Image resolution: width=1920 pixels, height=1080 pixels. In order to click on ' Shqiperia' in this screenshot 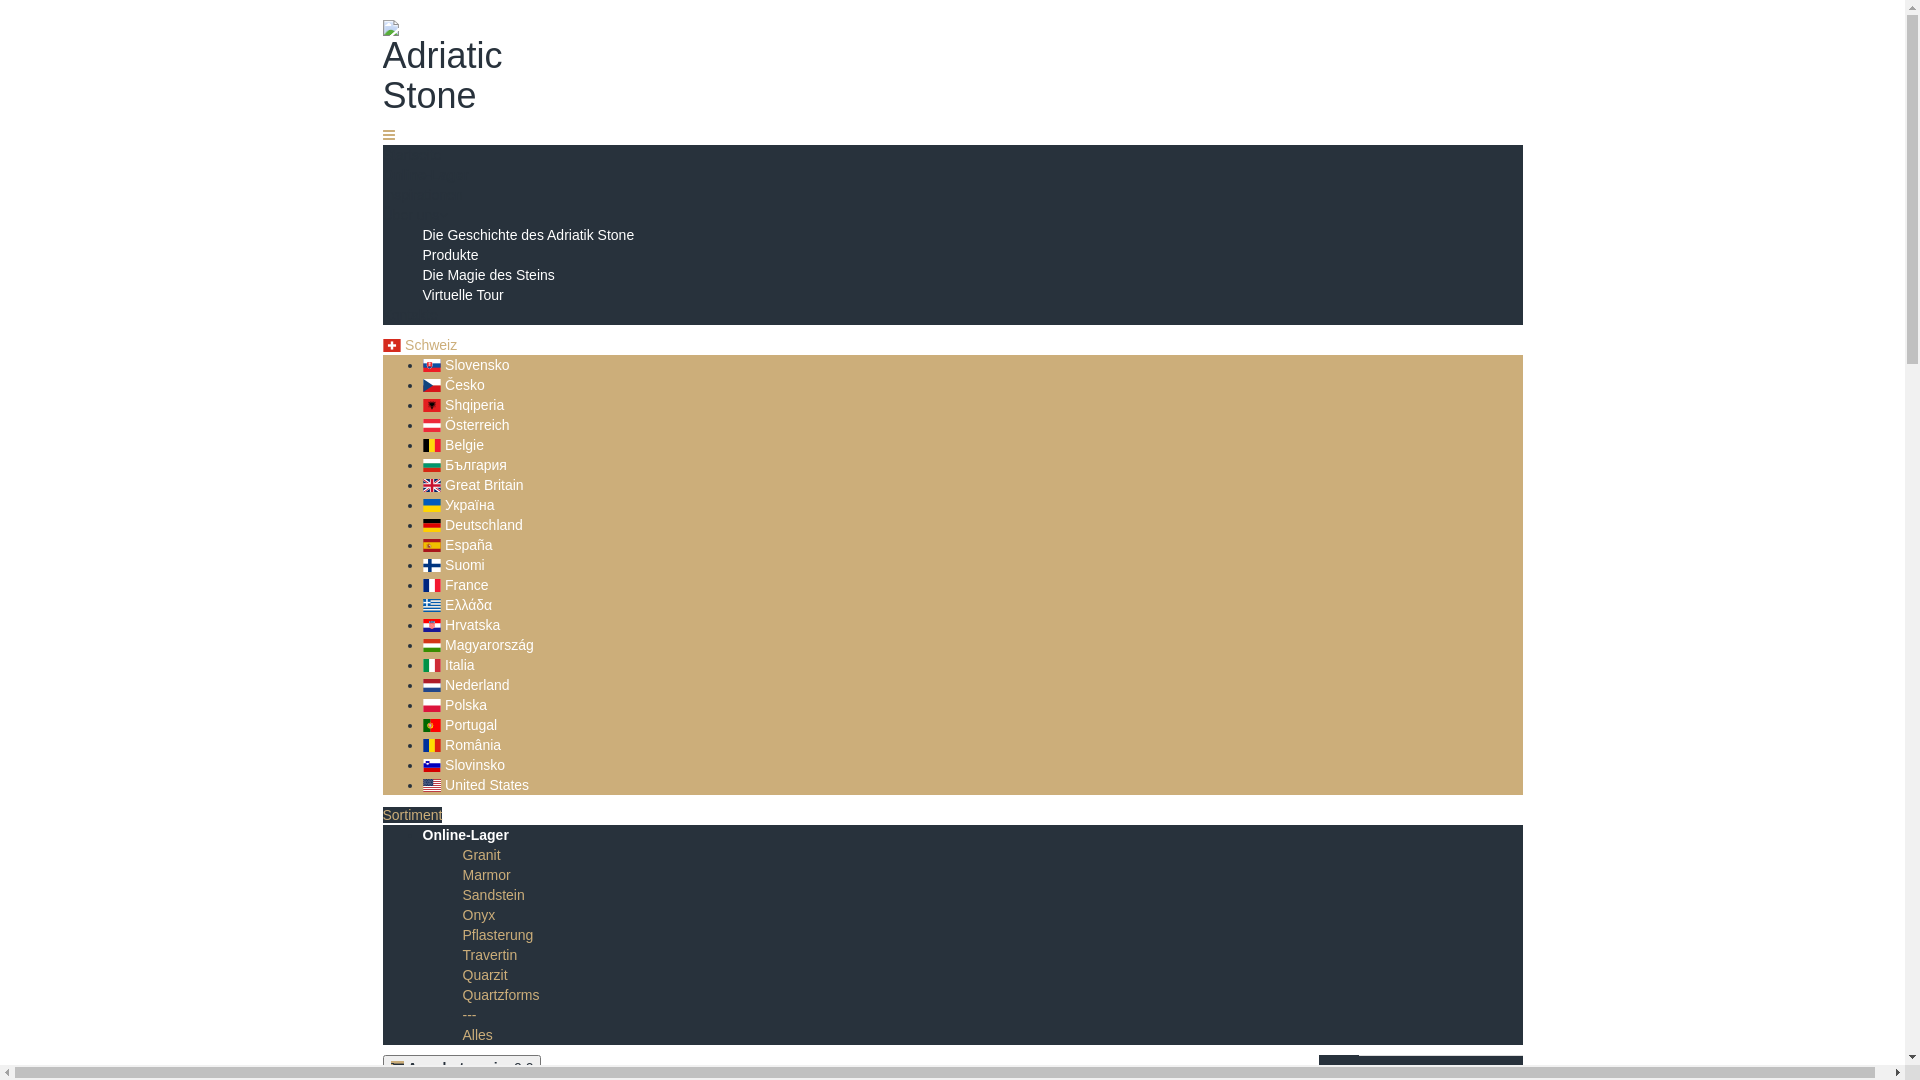, I will do `click(461, 405)`.